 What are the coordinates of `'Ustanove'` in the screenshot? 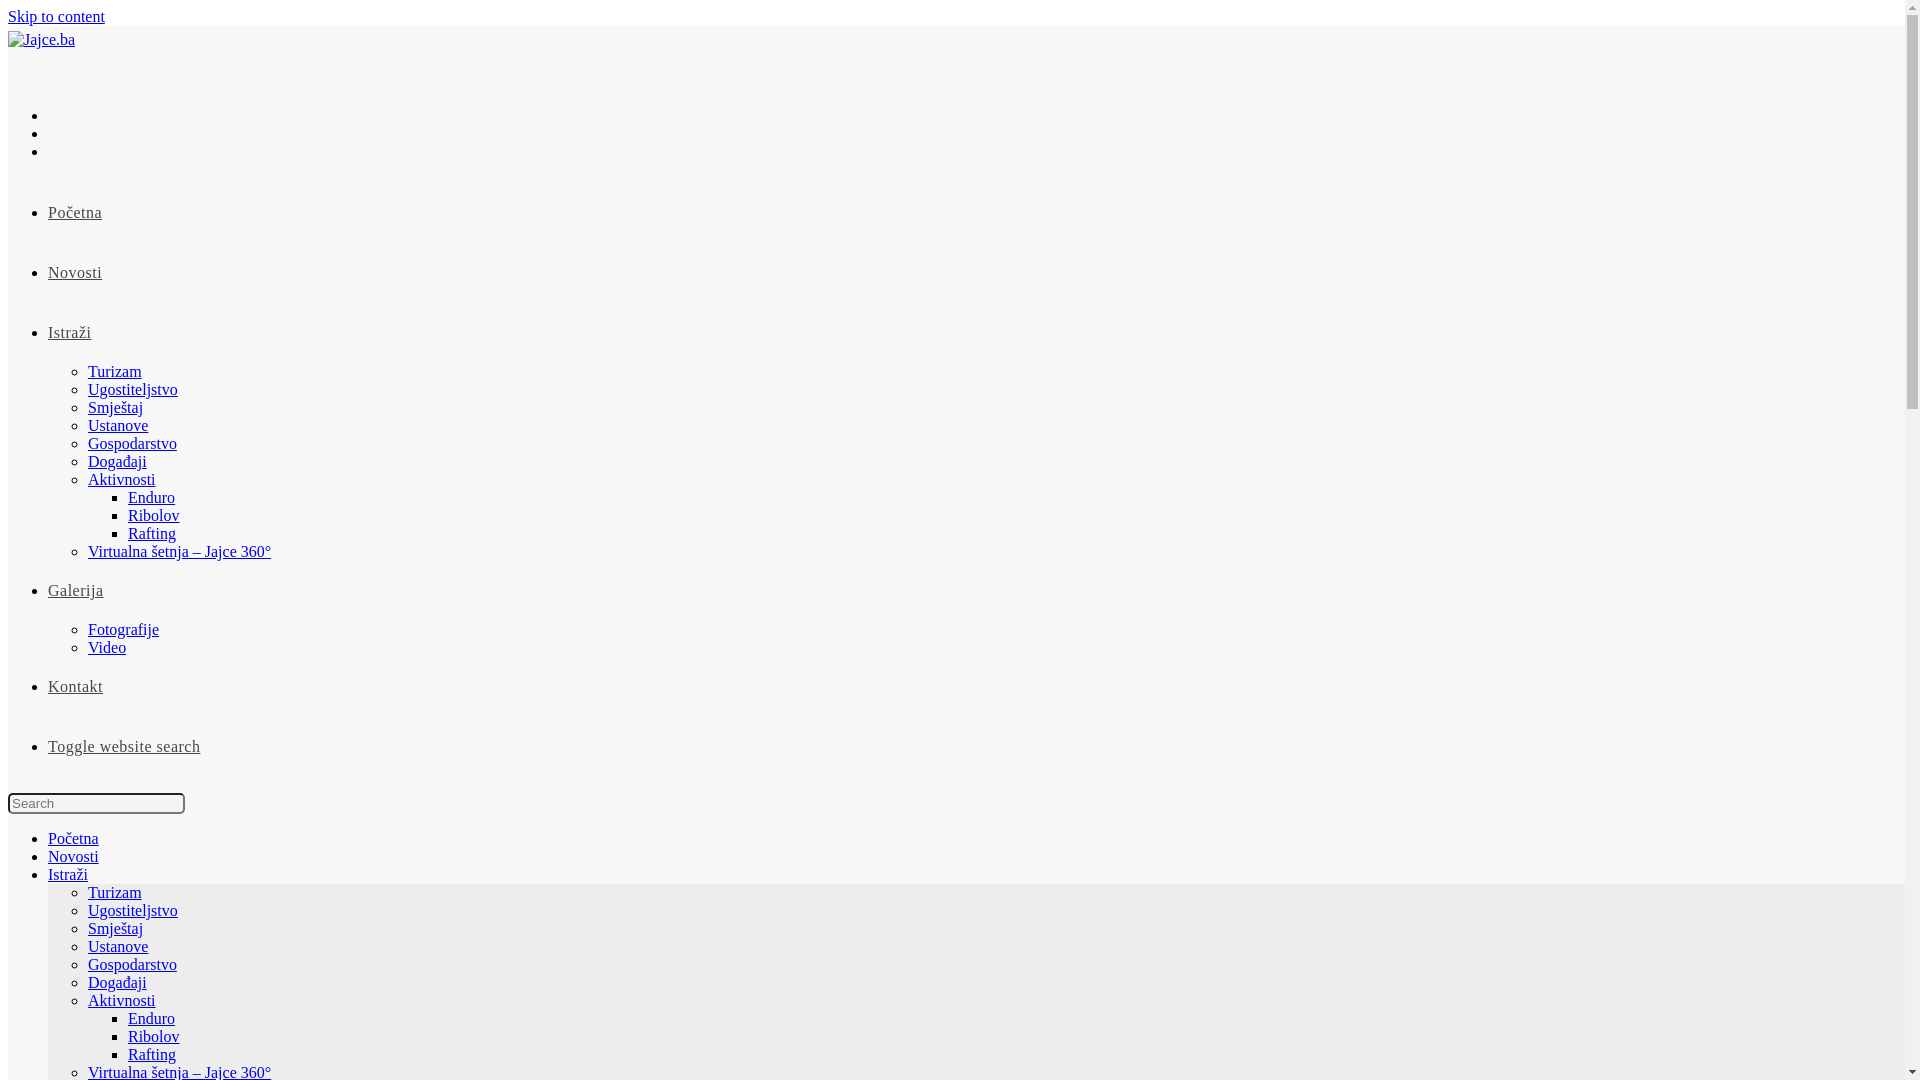 It's located at (117, 424).